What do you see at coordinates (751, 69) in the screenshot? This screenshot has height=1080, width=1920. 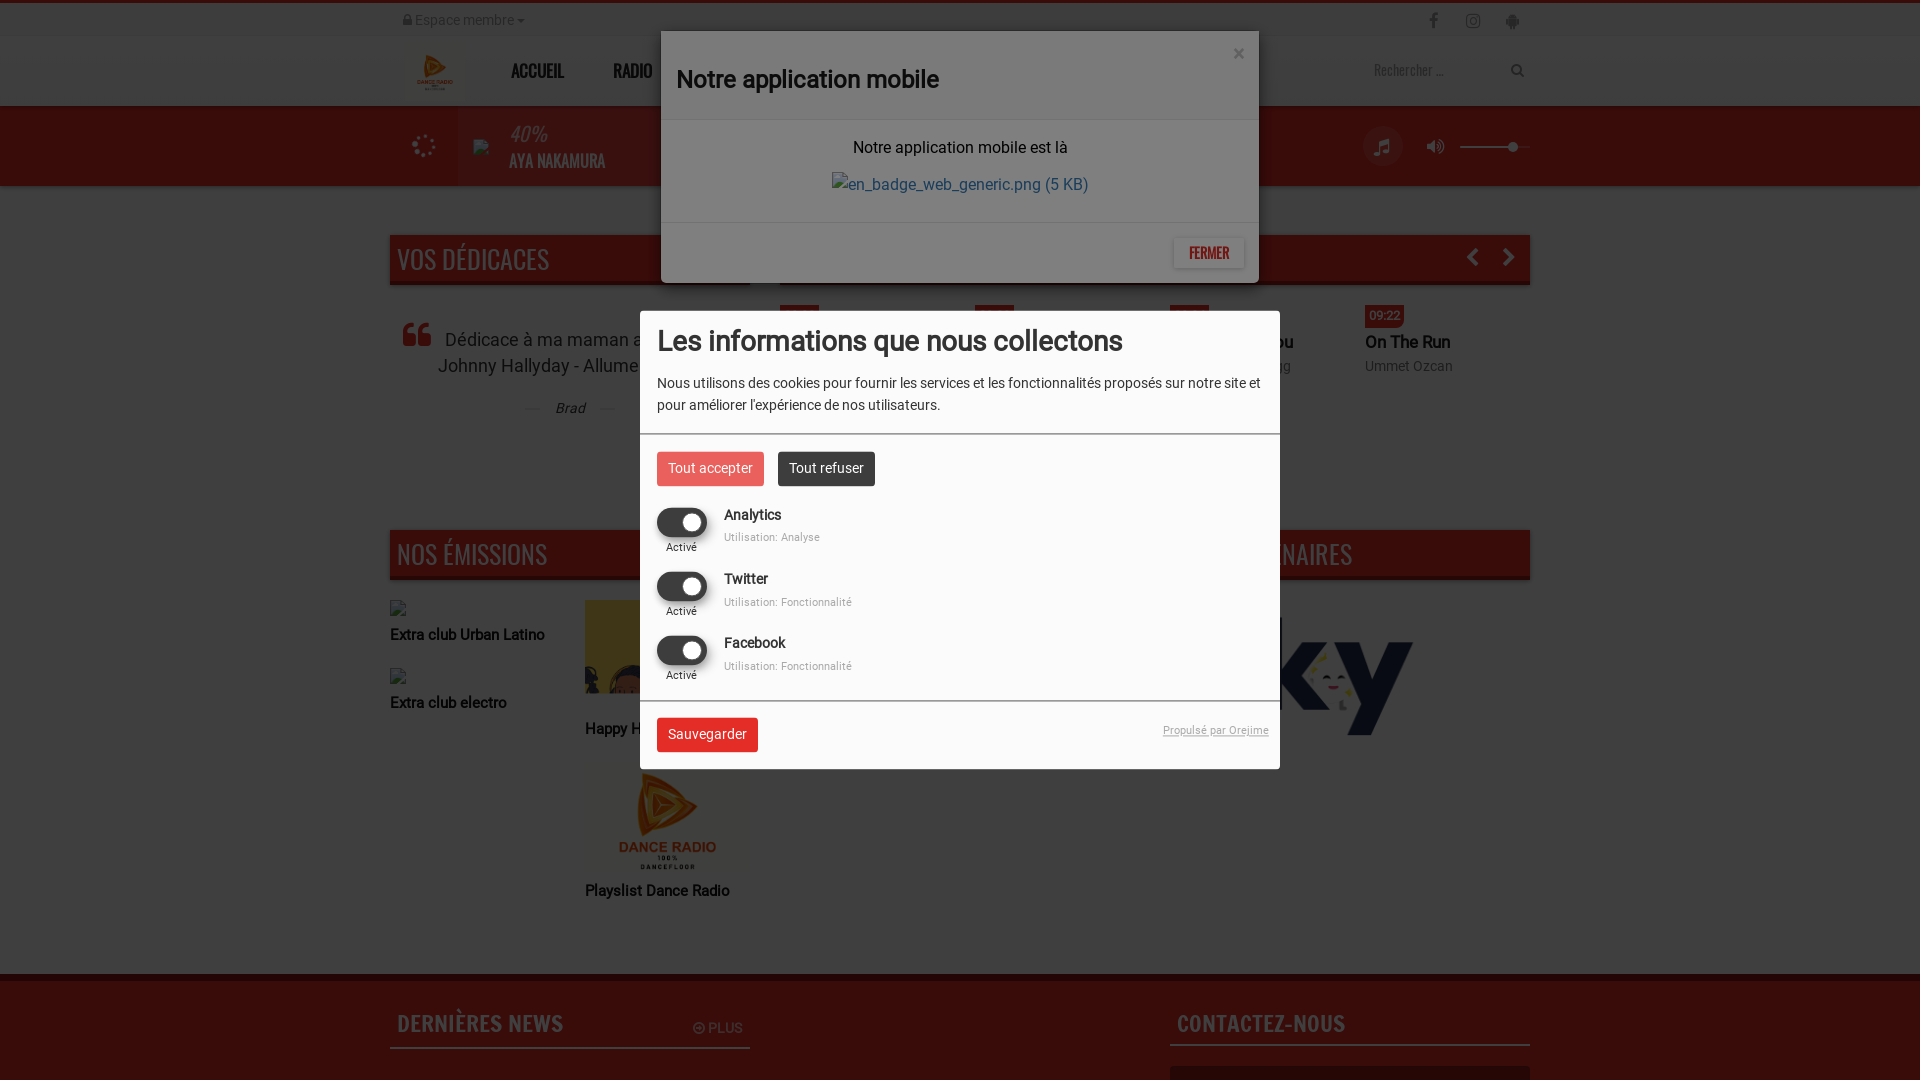 I see `'MUSIQUE'` at bounding box center [751, 69].